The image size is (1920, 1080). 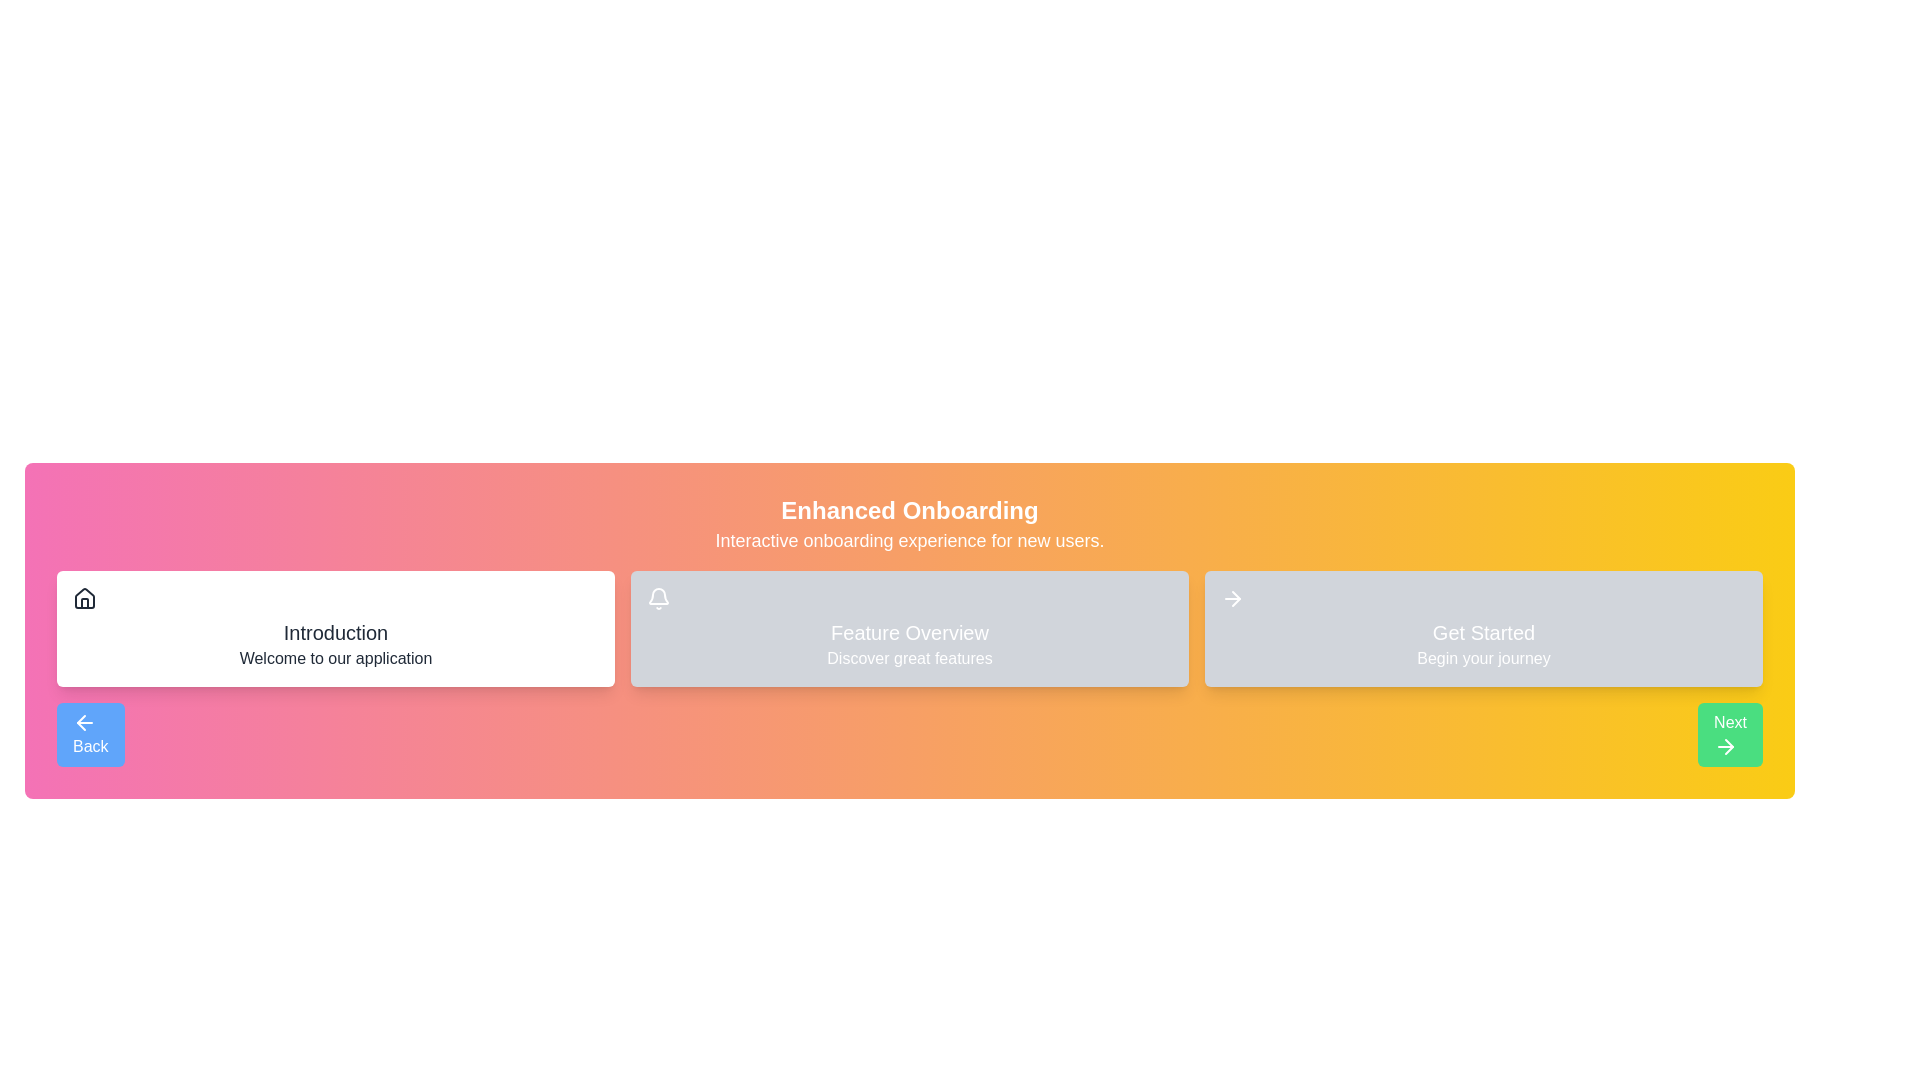 What do you see at coordinates (1729, 735) in the screenshot?
I see `the Next button to navigate between steps` at bounding box center [1729, 735].